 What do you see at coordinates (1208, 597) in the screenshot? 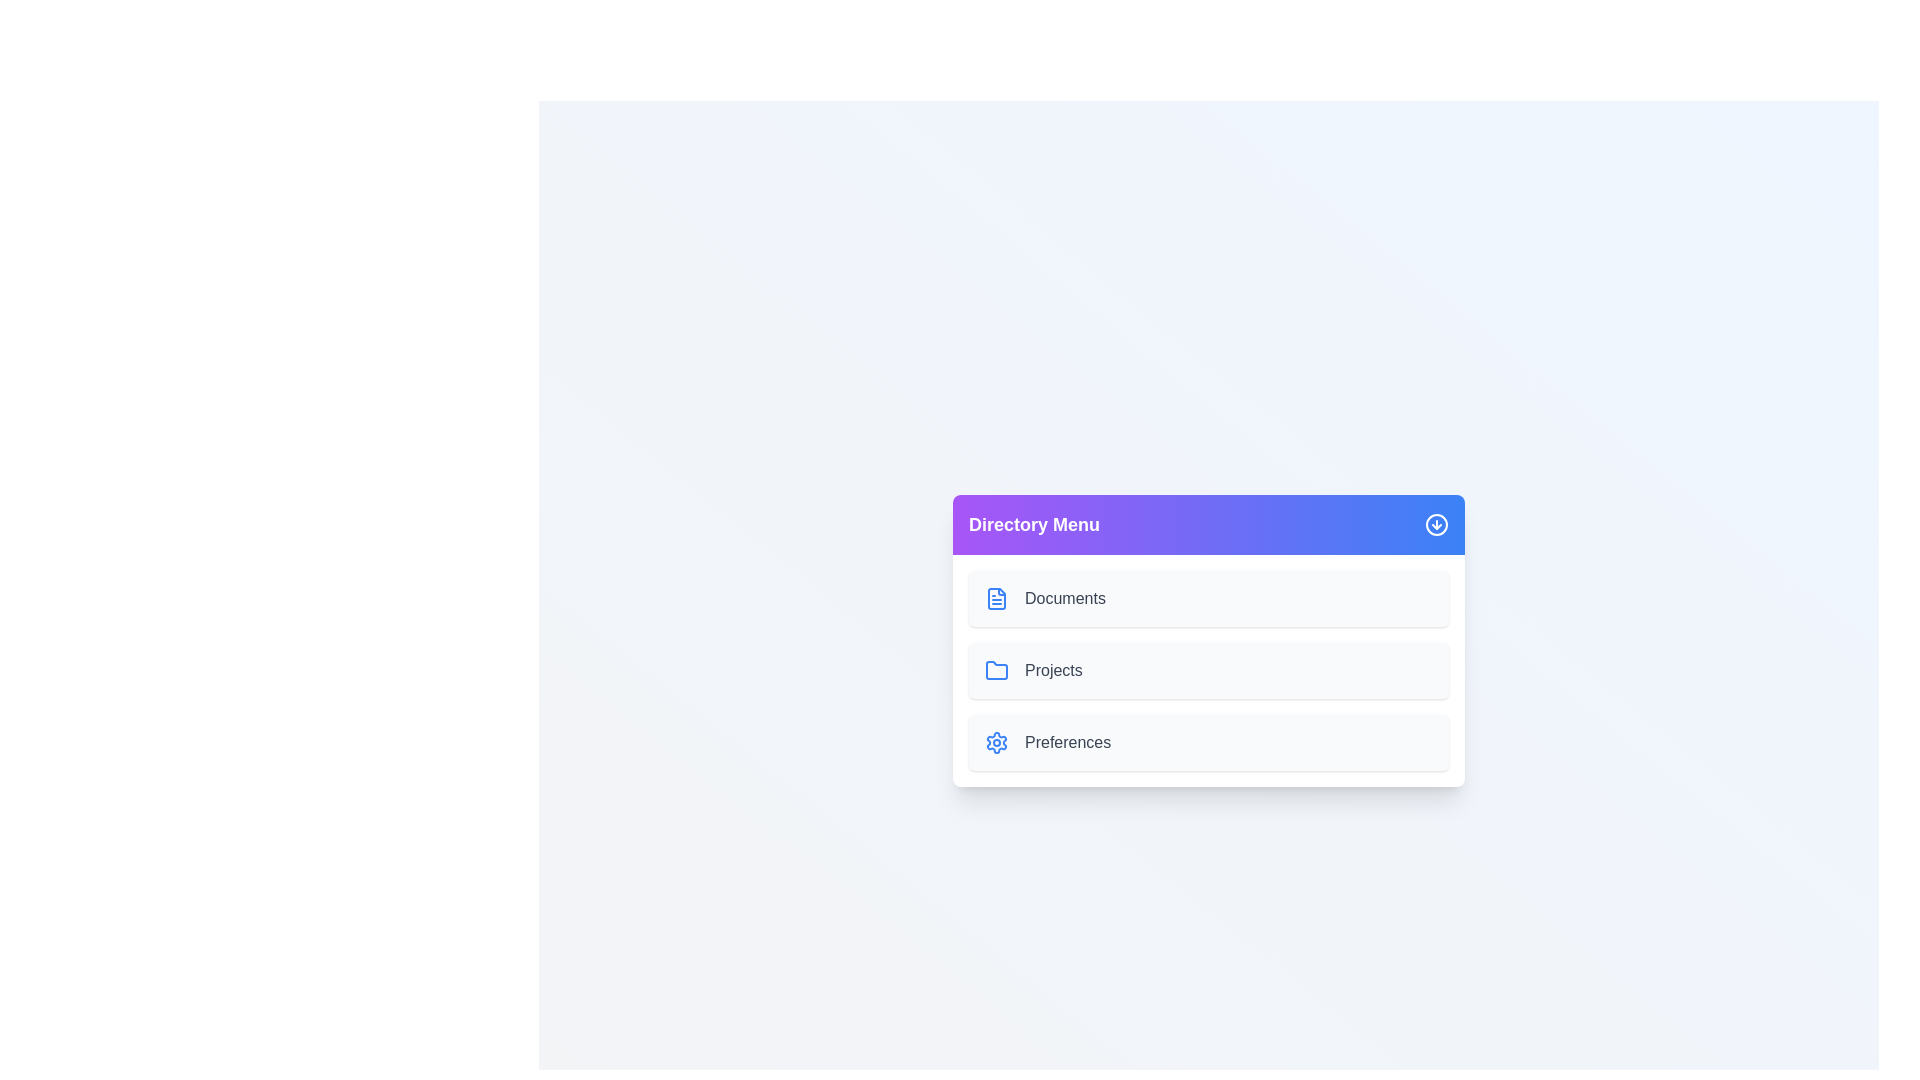
I see `the 'Documents' item in the directory menu` at bounding box center [1208, 597].